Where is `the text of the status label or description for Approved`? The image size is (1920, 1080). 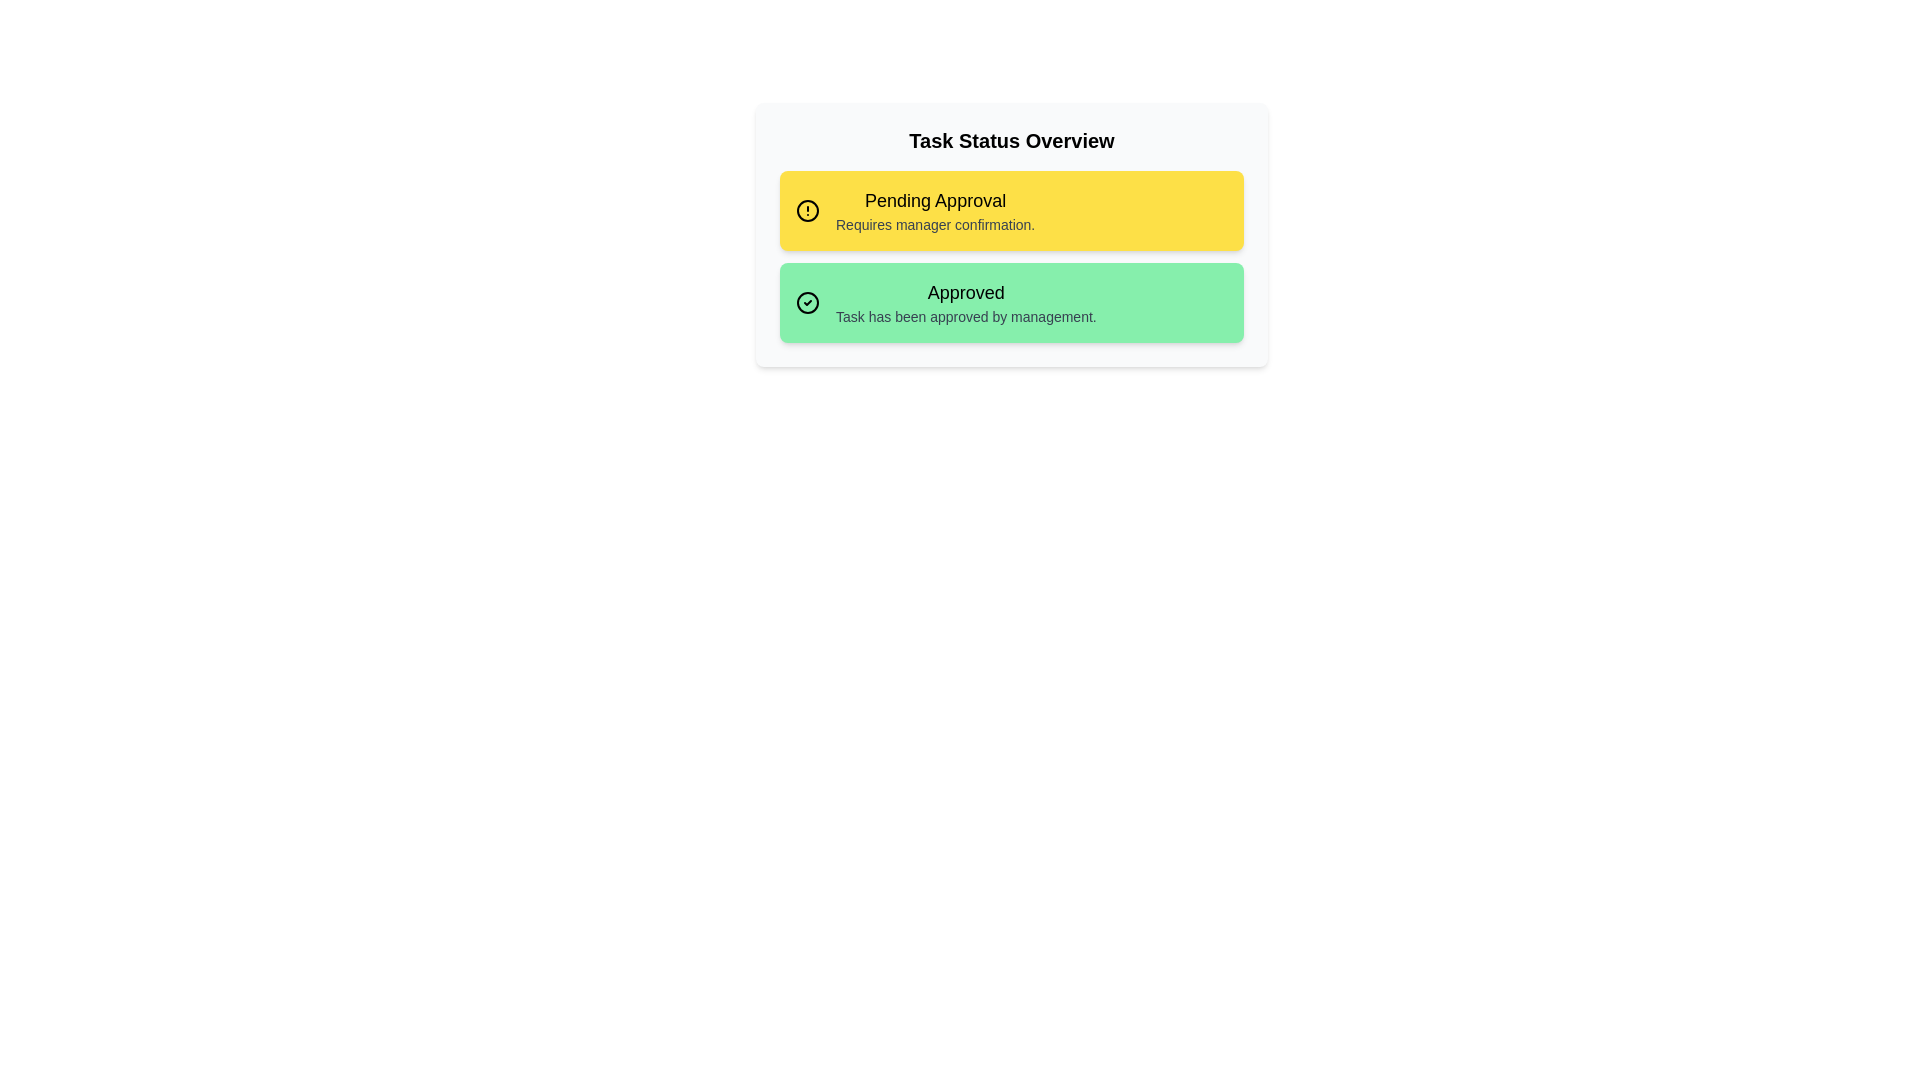 the text of the status label or description for Approved is located at coordinates (965, 293).